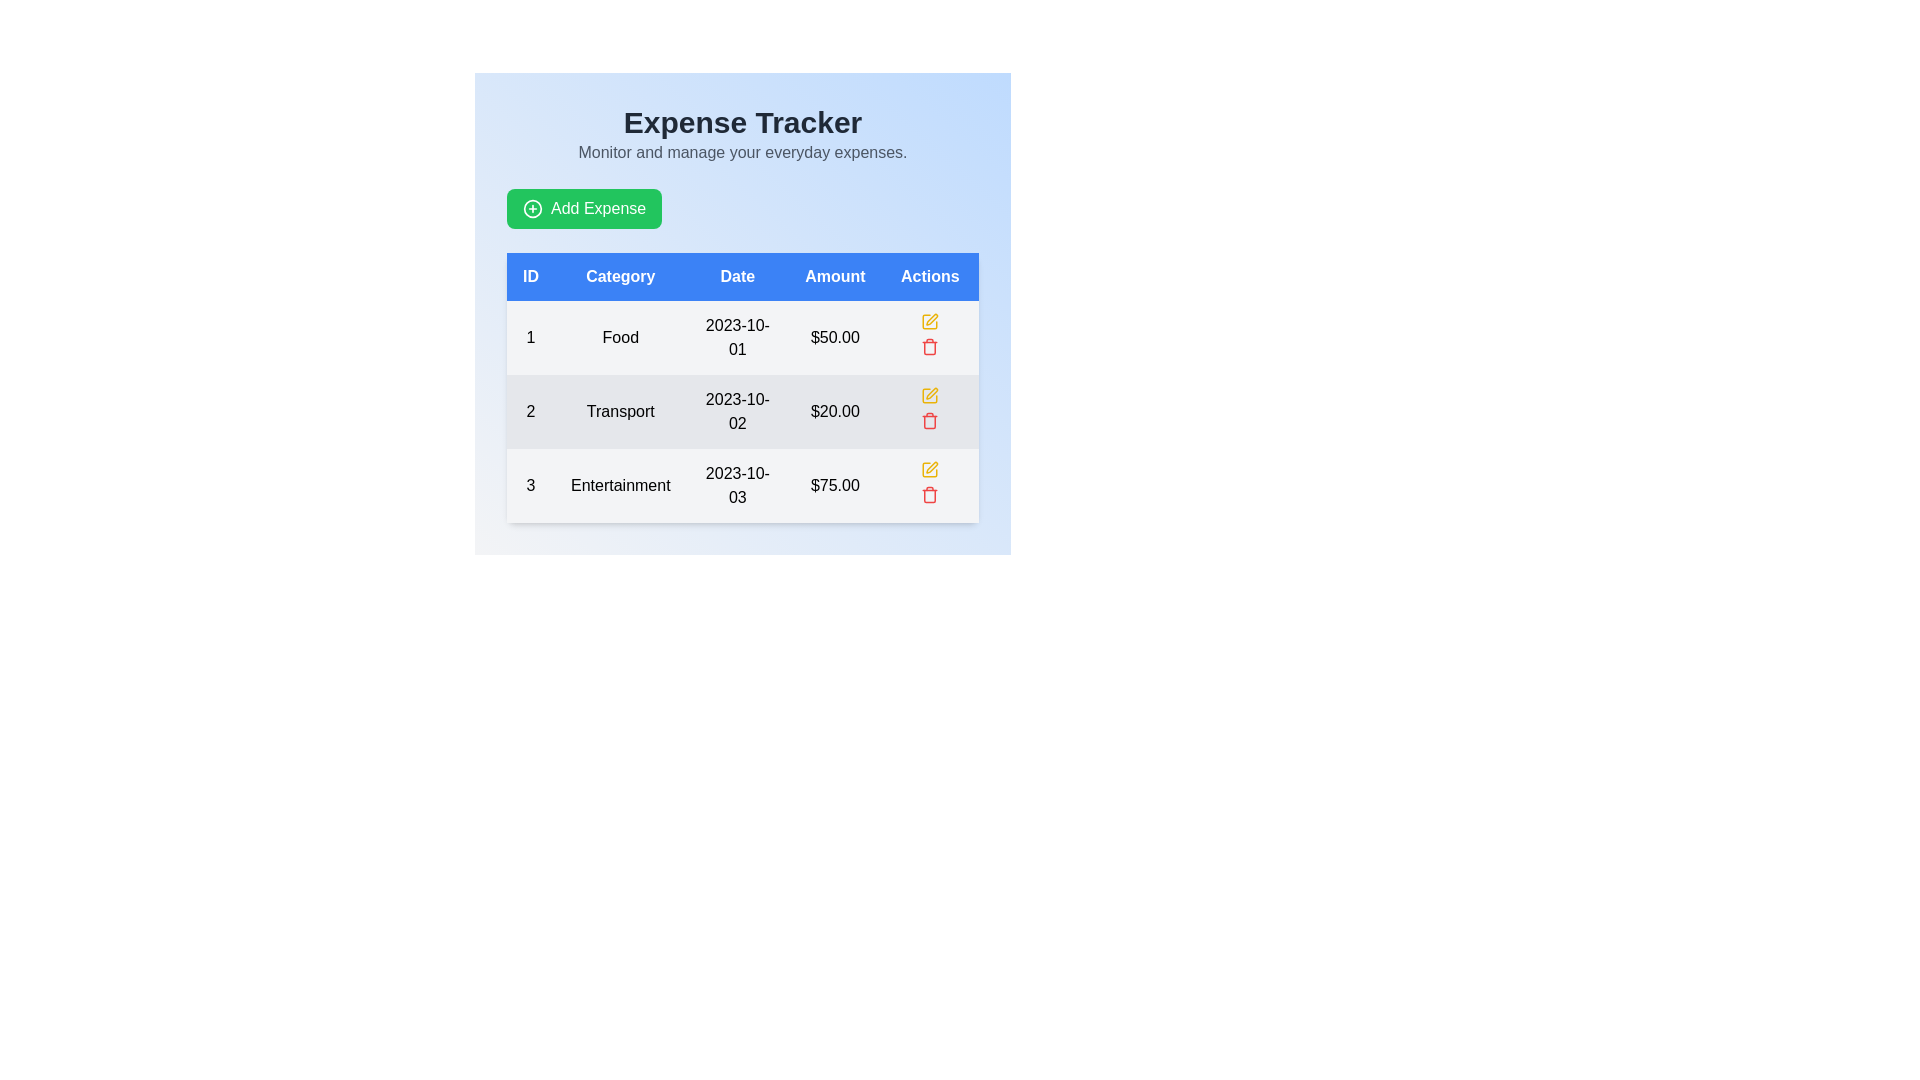 Image resolution: width=1920 pixels, height=1080 pixels. What do you see at coordinates (929, 320) in the screenshot?
I see `the Icon Button in the 'Actions' column of the first data row` at bounding box center [929, 320].